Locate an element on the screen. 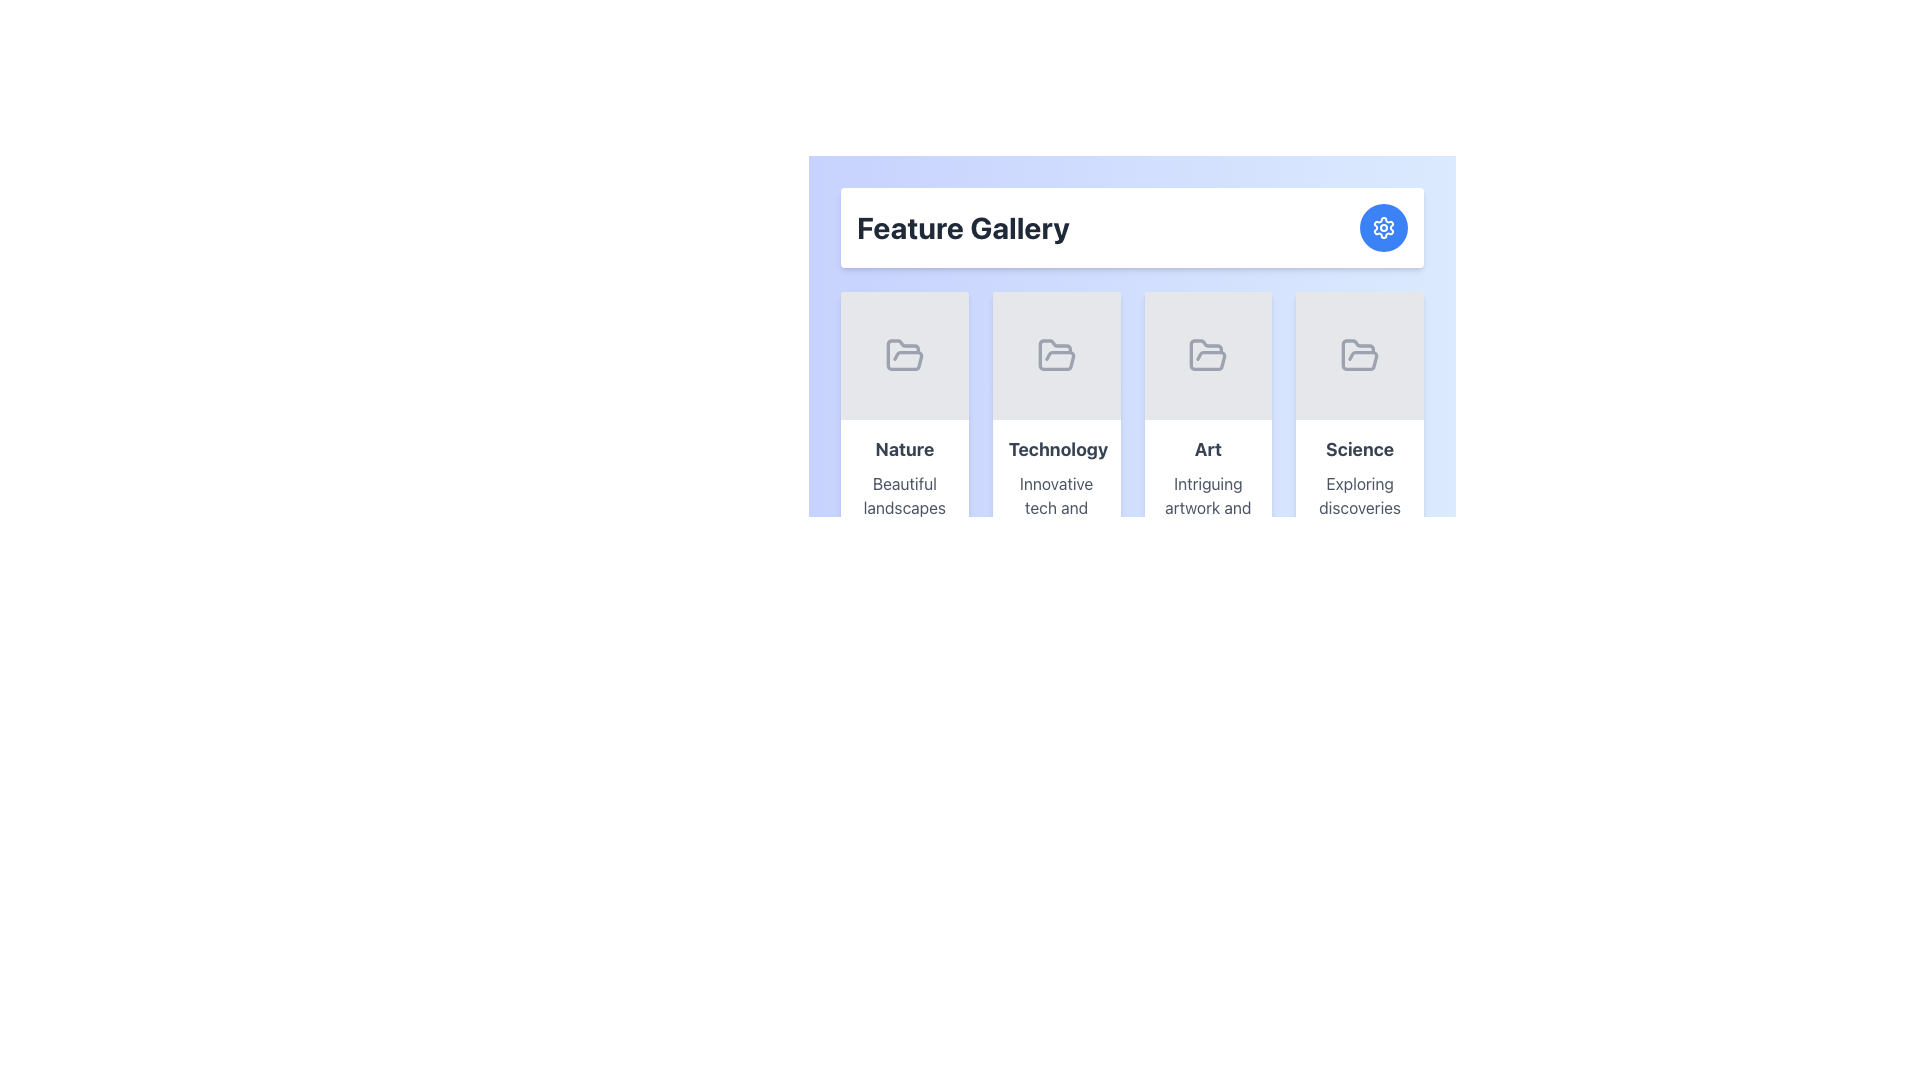 The width and height of the screenshot is (1920, 1080). properties of the SVG icon representing a folder located in the third column under the 'Art' category is located at coordinates (1207, 354).